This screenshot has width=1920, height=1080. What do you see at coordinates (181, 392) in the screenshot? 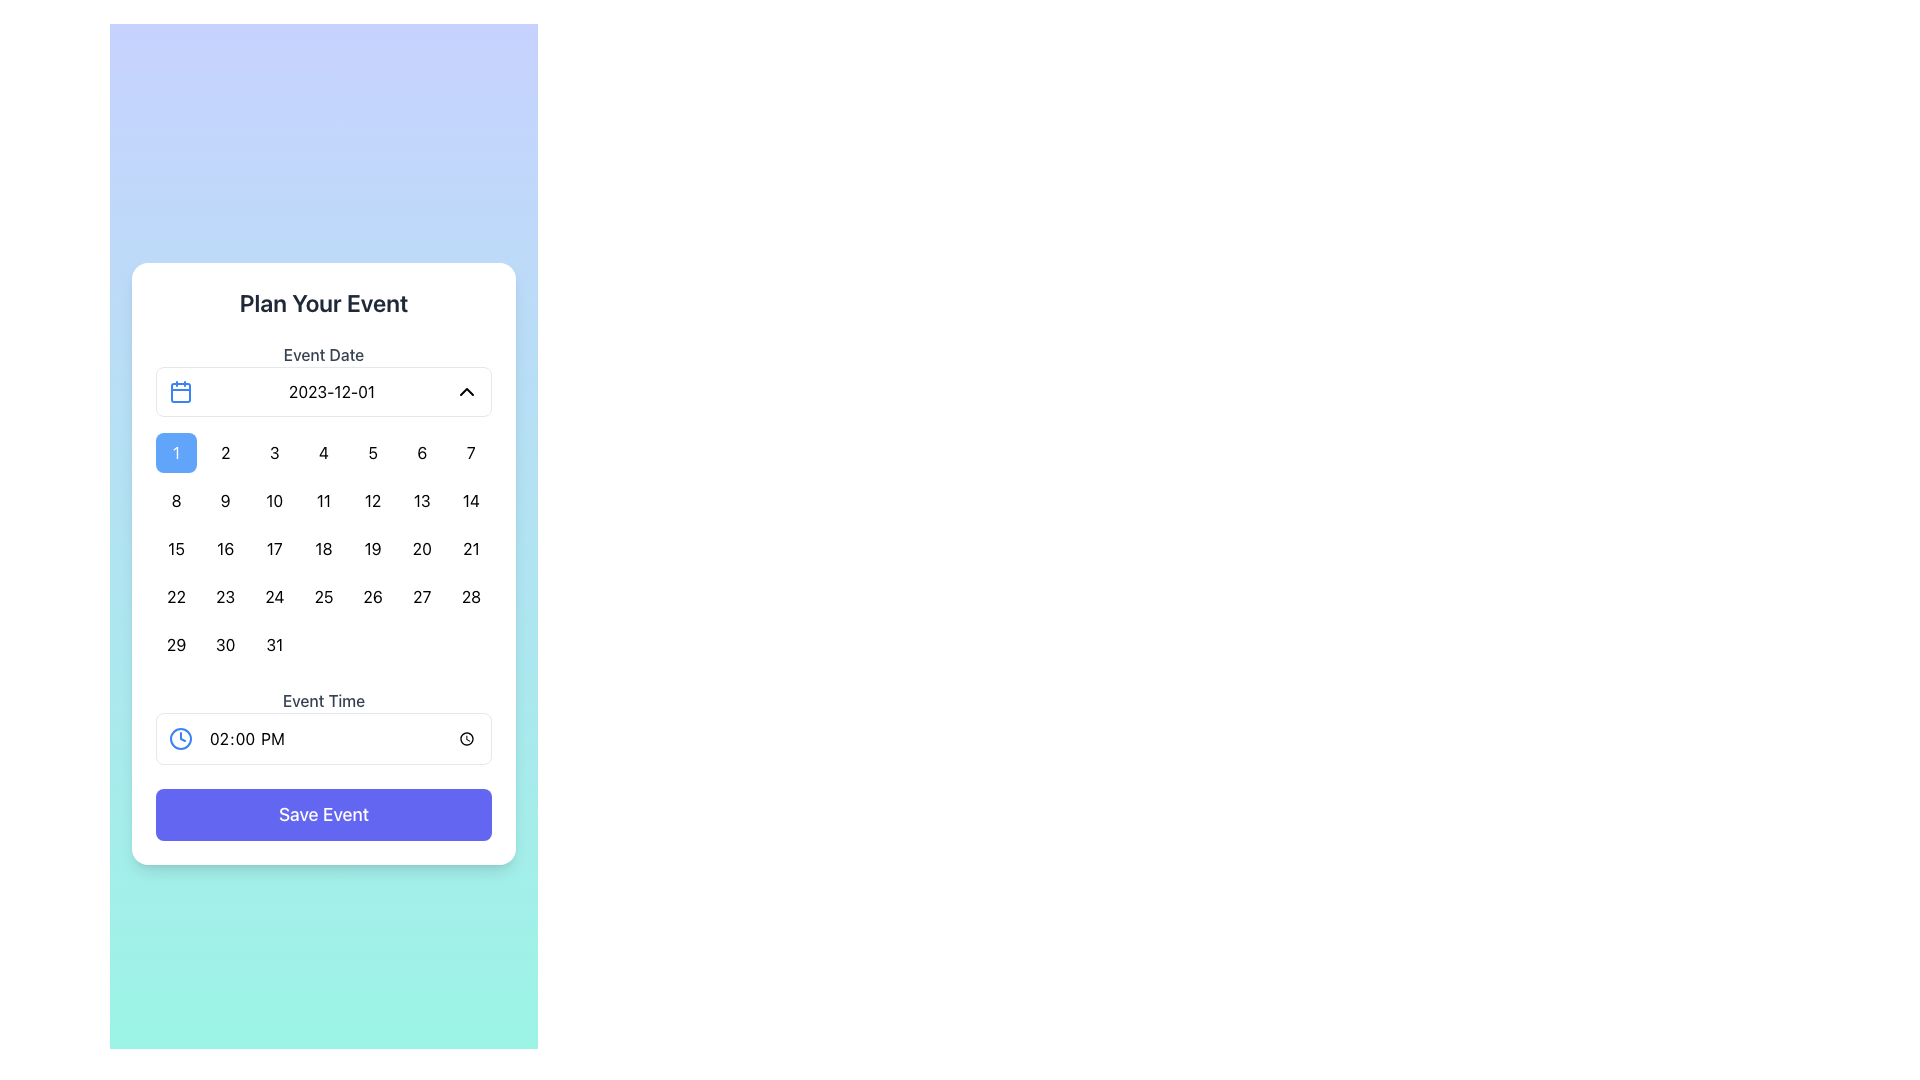
I see `the calendar icon, which is a blue square outline with a header line, located to the left of the date '2023-12-01'` at bounding box center [181, 392].